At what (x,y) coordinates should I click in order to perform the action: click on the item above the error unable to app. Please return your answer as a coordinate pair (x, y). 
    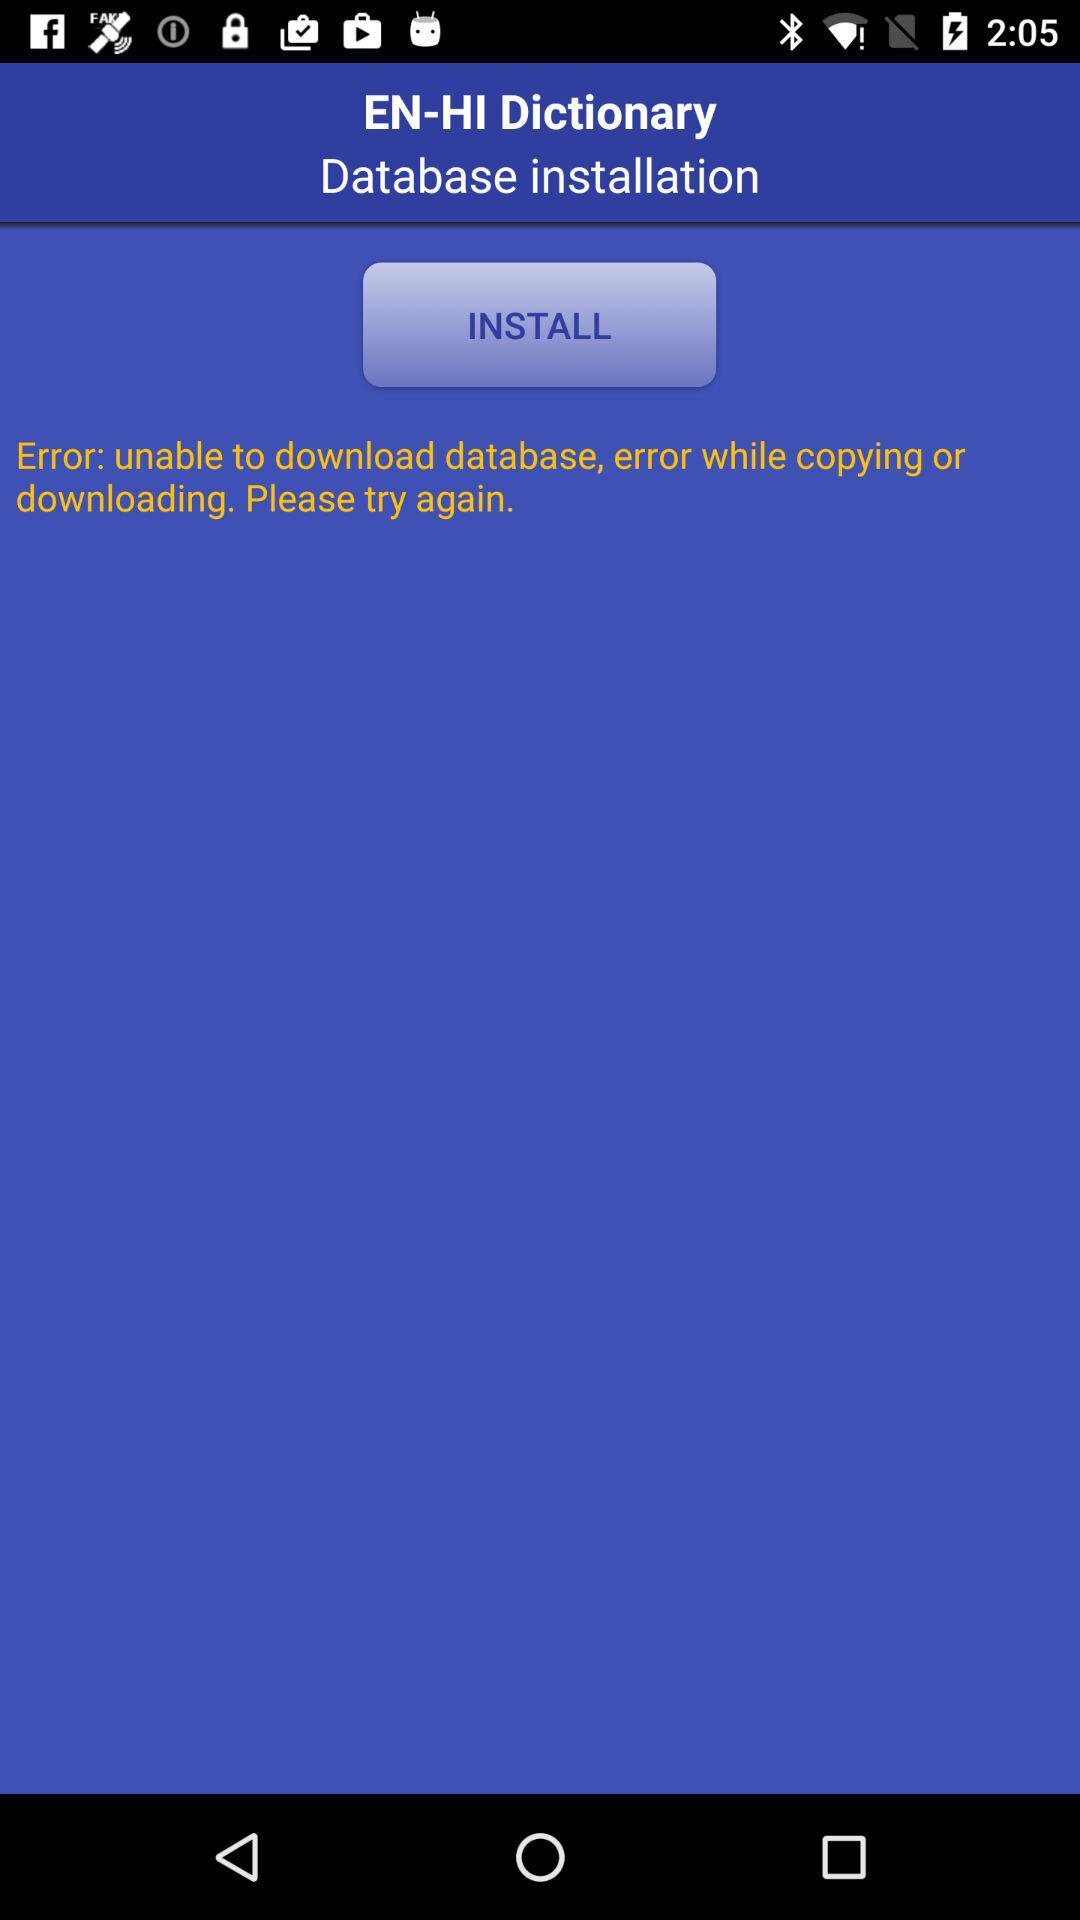
    Looking at the image, I should click on (538, 324).